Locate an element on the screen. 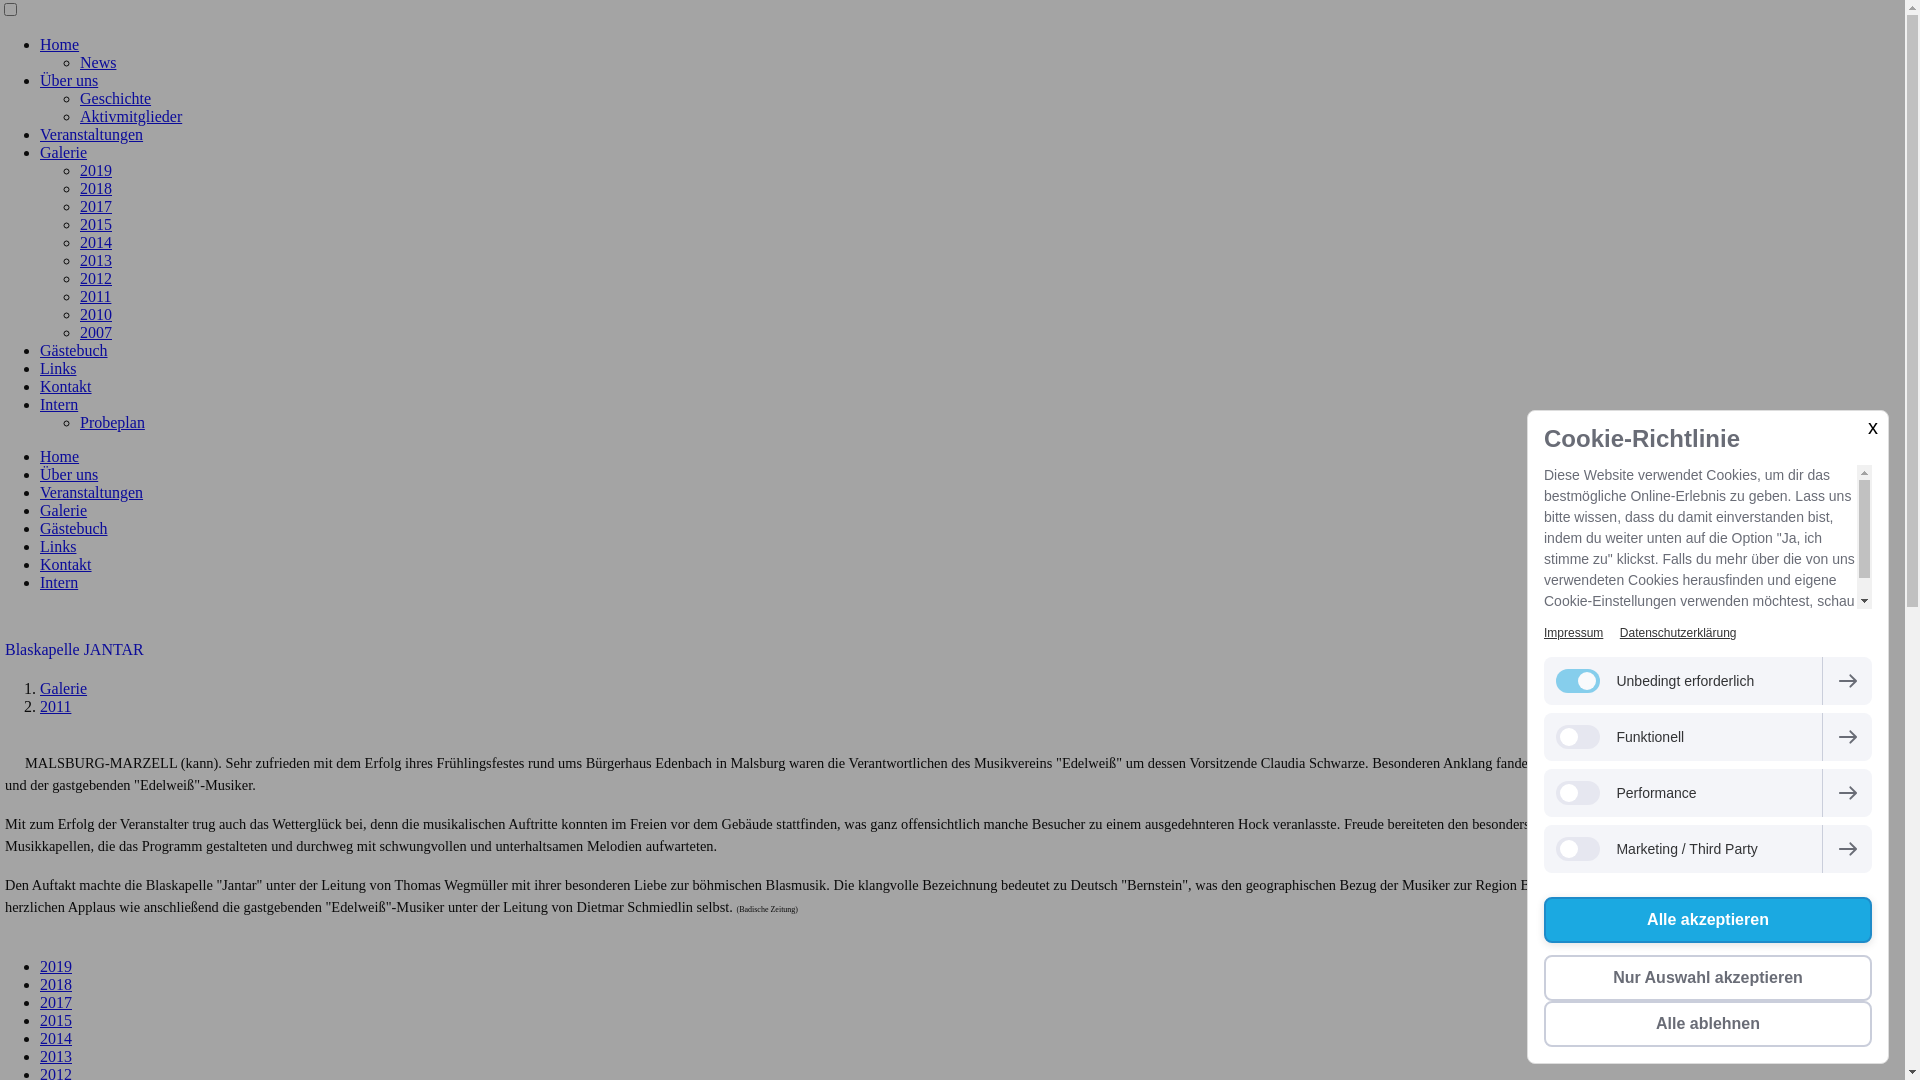 Image resolution: width=1920 pixels, height=1080 pixels. '2017' is located at coordinates (56, 1002).